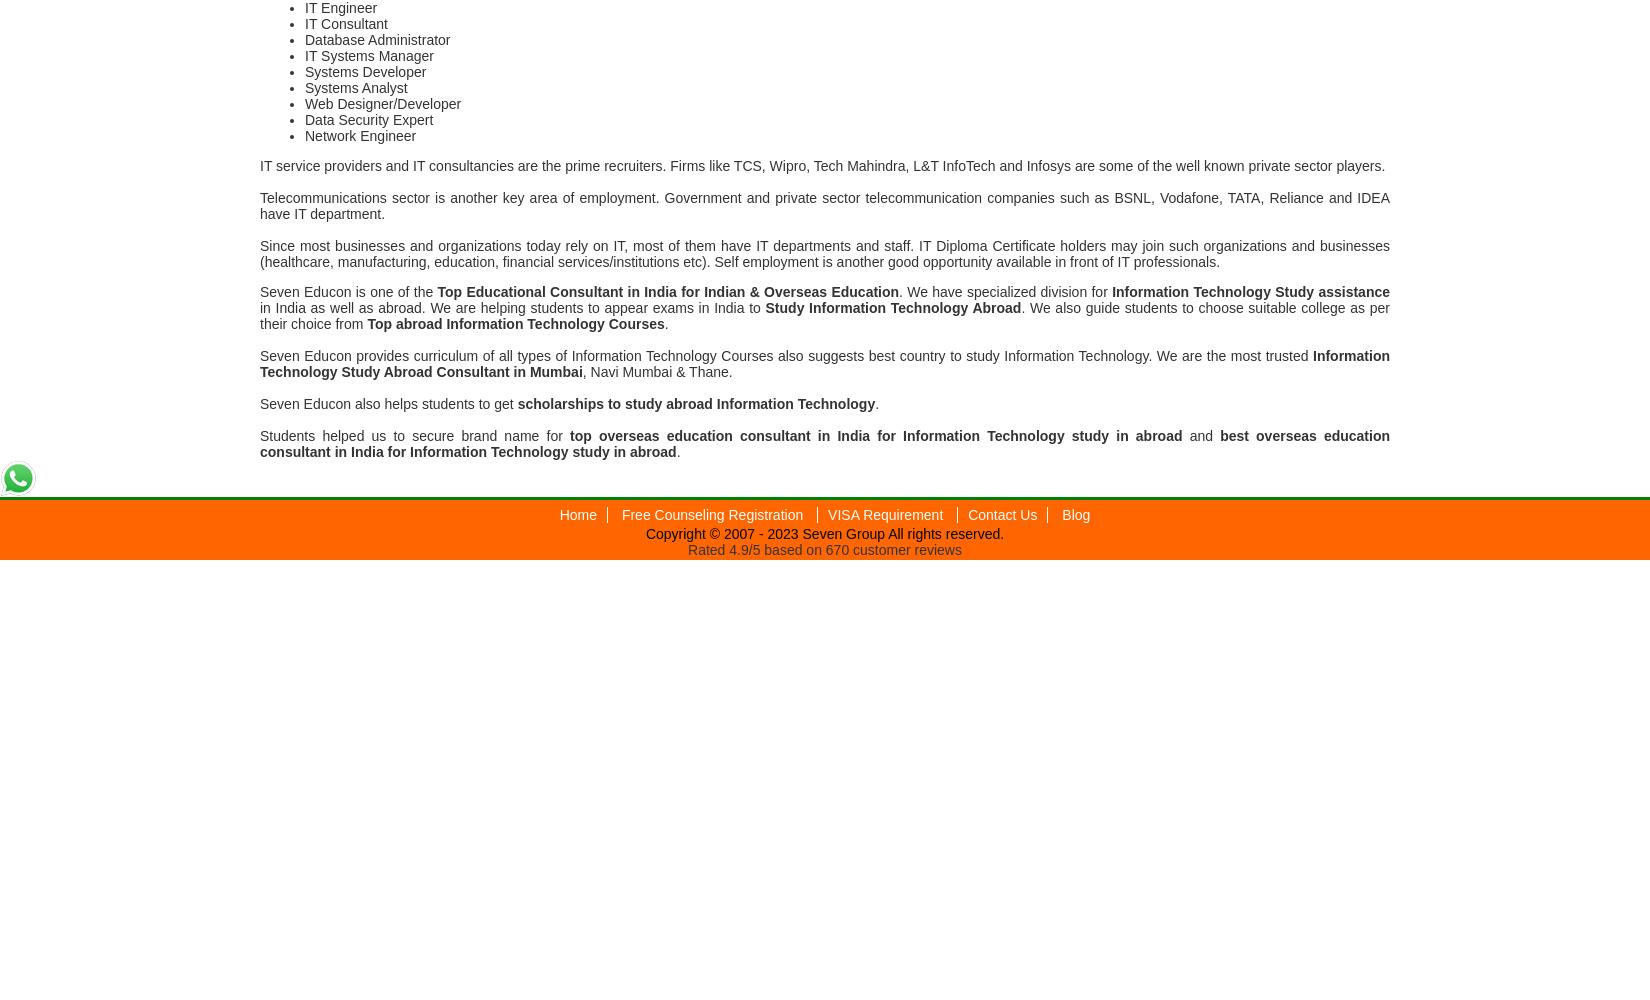 The width and height of the screenshot is (1650, 1000). What do you see at coordinates (1201, 435) in the screenshot?
I see `'and'` at bounding box center [1201, 435].